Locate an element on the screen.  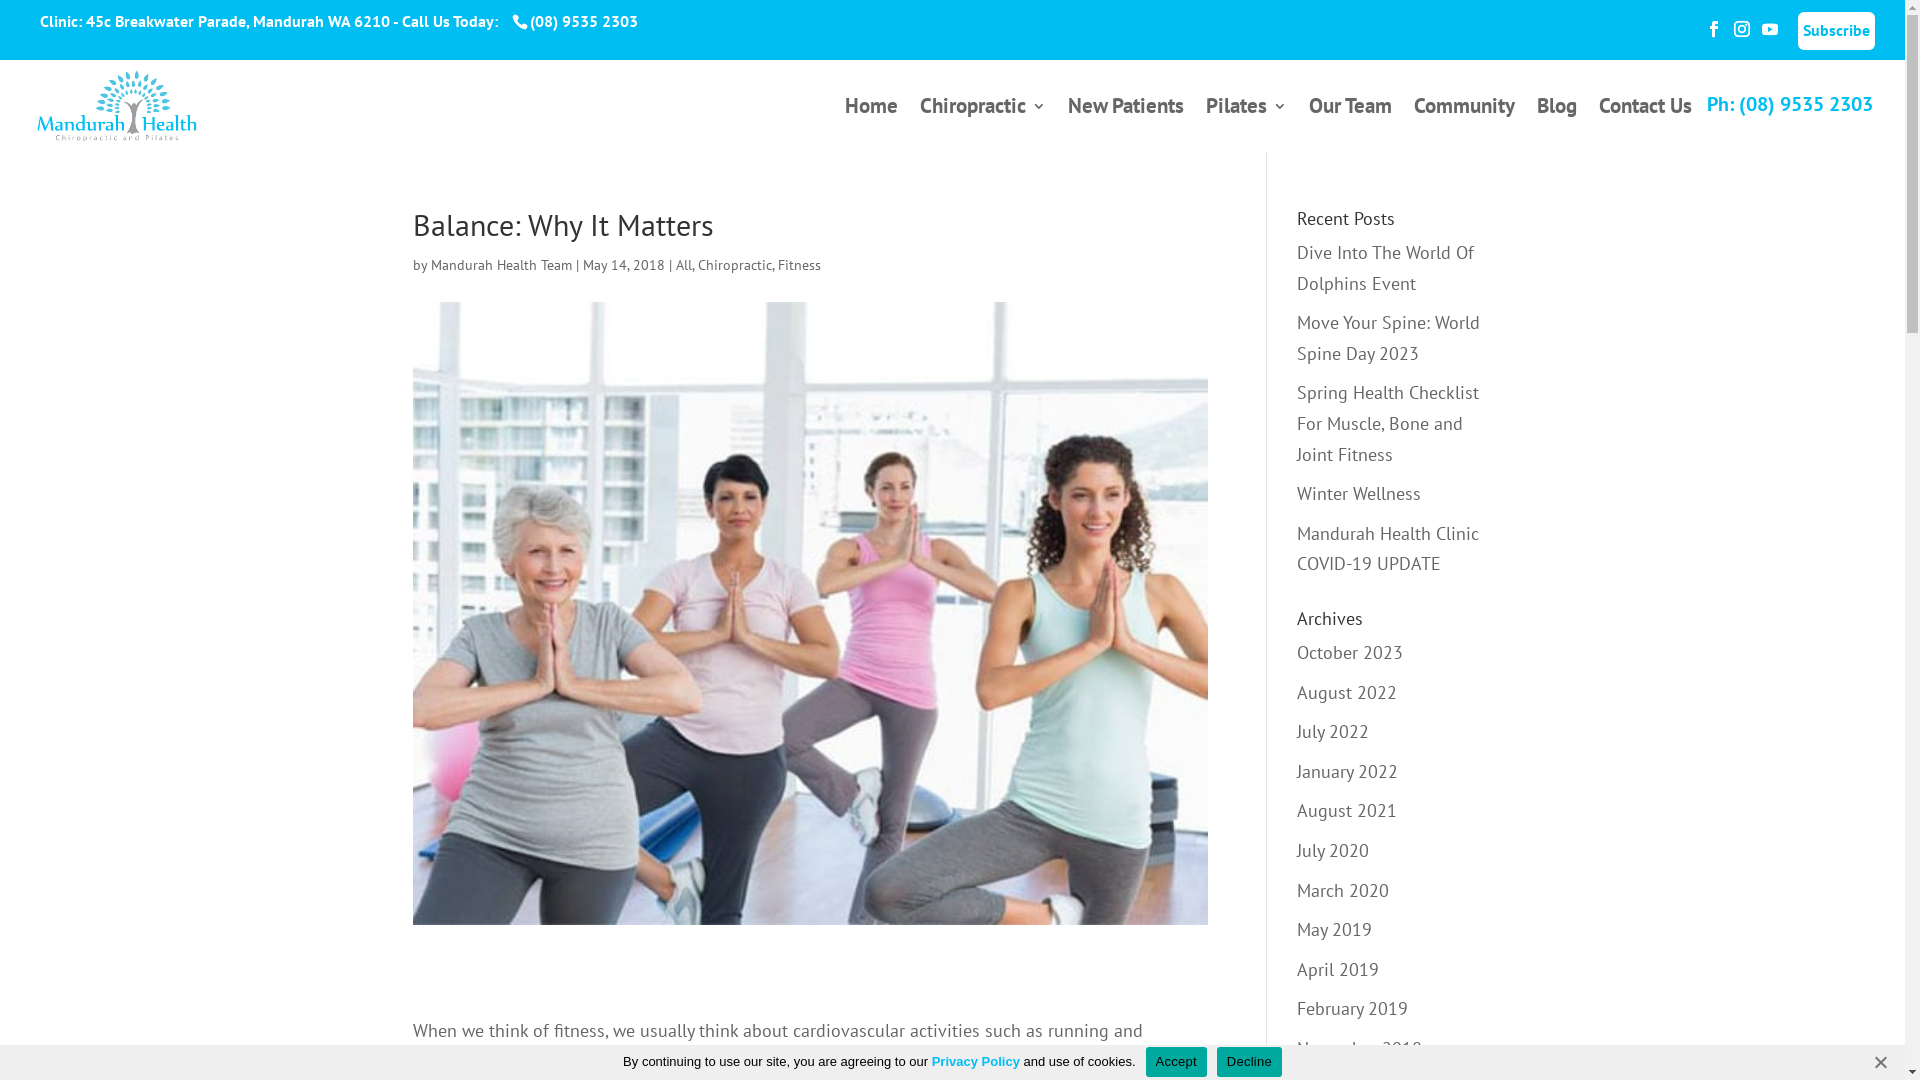
'Decline' is located at coordinates (1248, 1059).